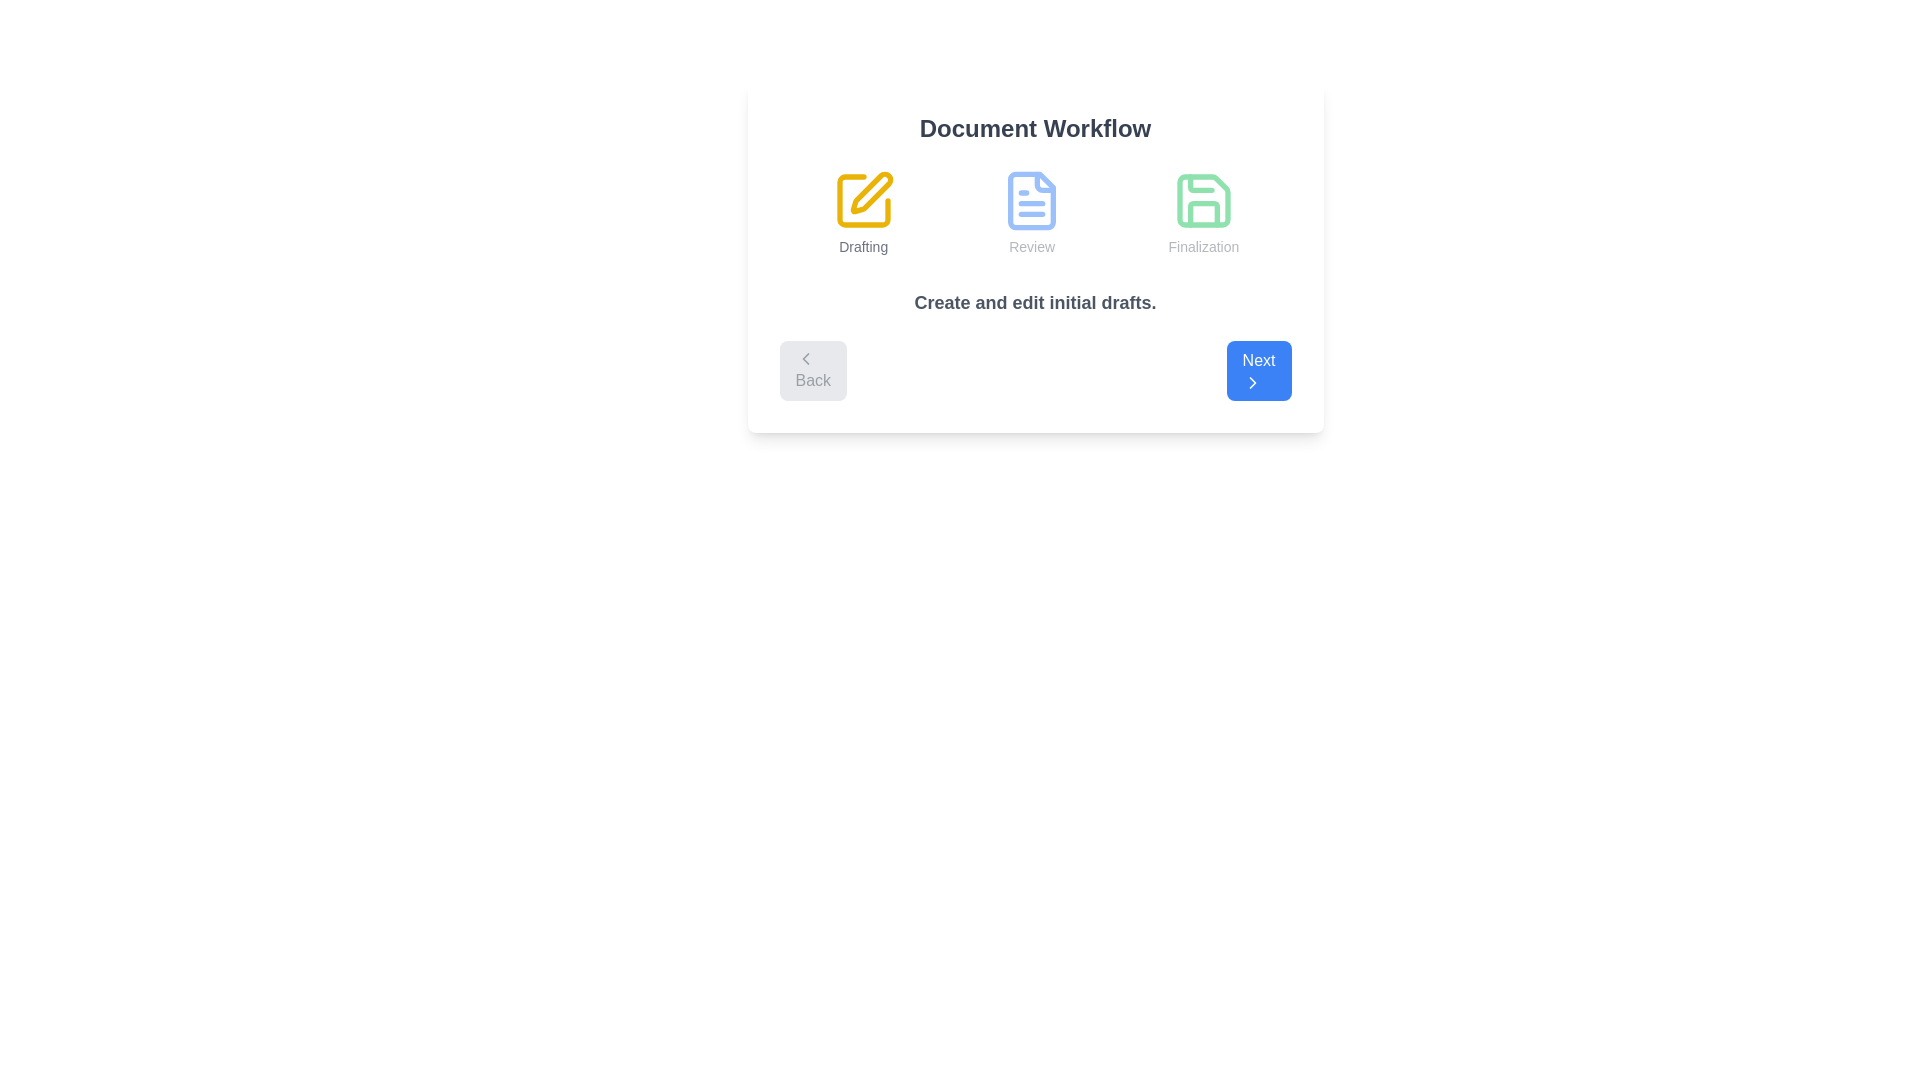  I want to click on the text label displaying 'Review' in a small, gray-colored font, located under the blue file icon in the middle column of the interface, so click(1032, 245).